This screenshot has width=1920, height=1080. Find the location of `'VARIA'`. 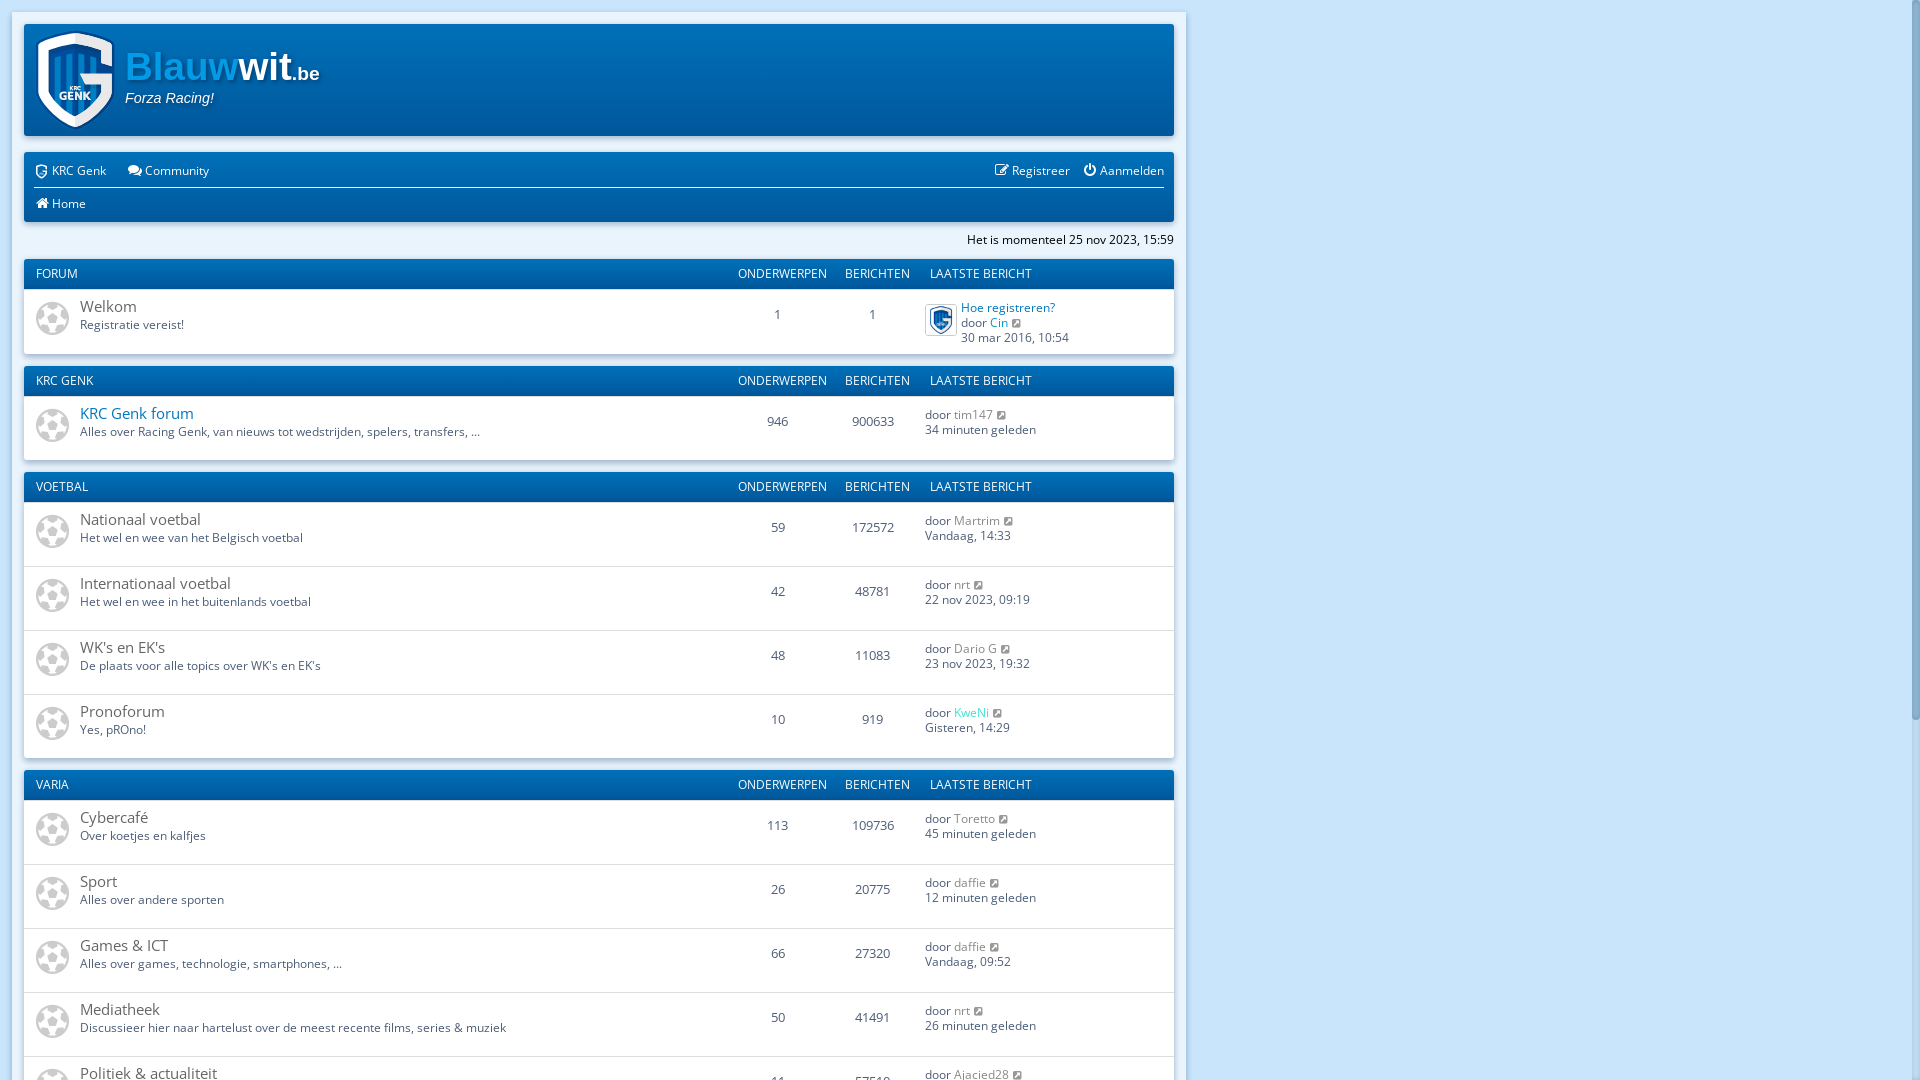

'VARIA' is located at coordinates (52, 783).